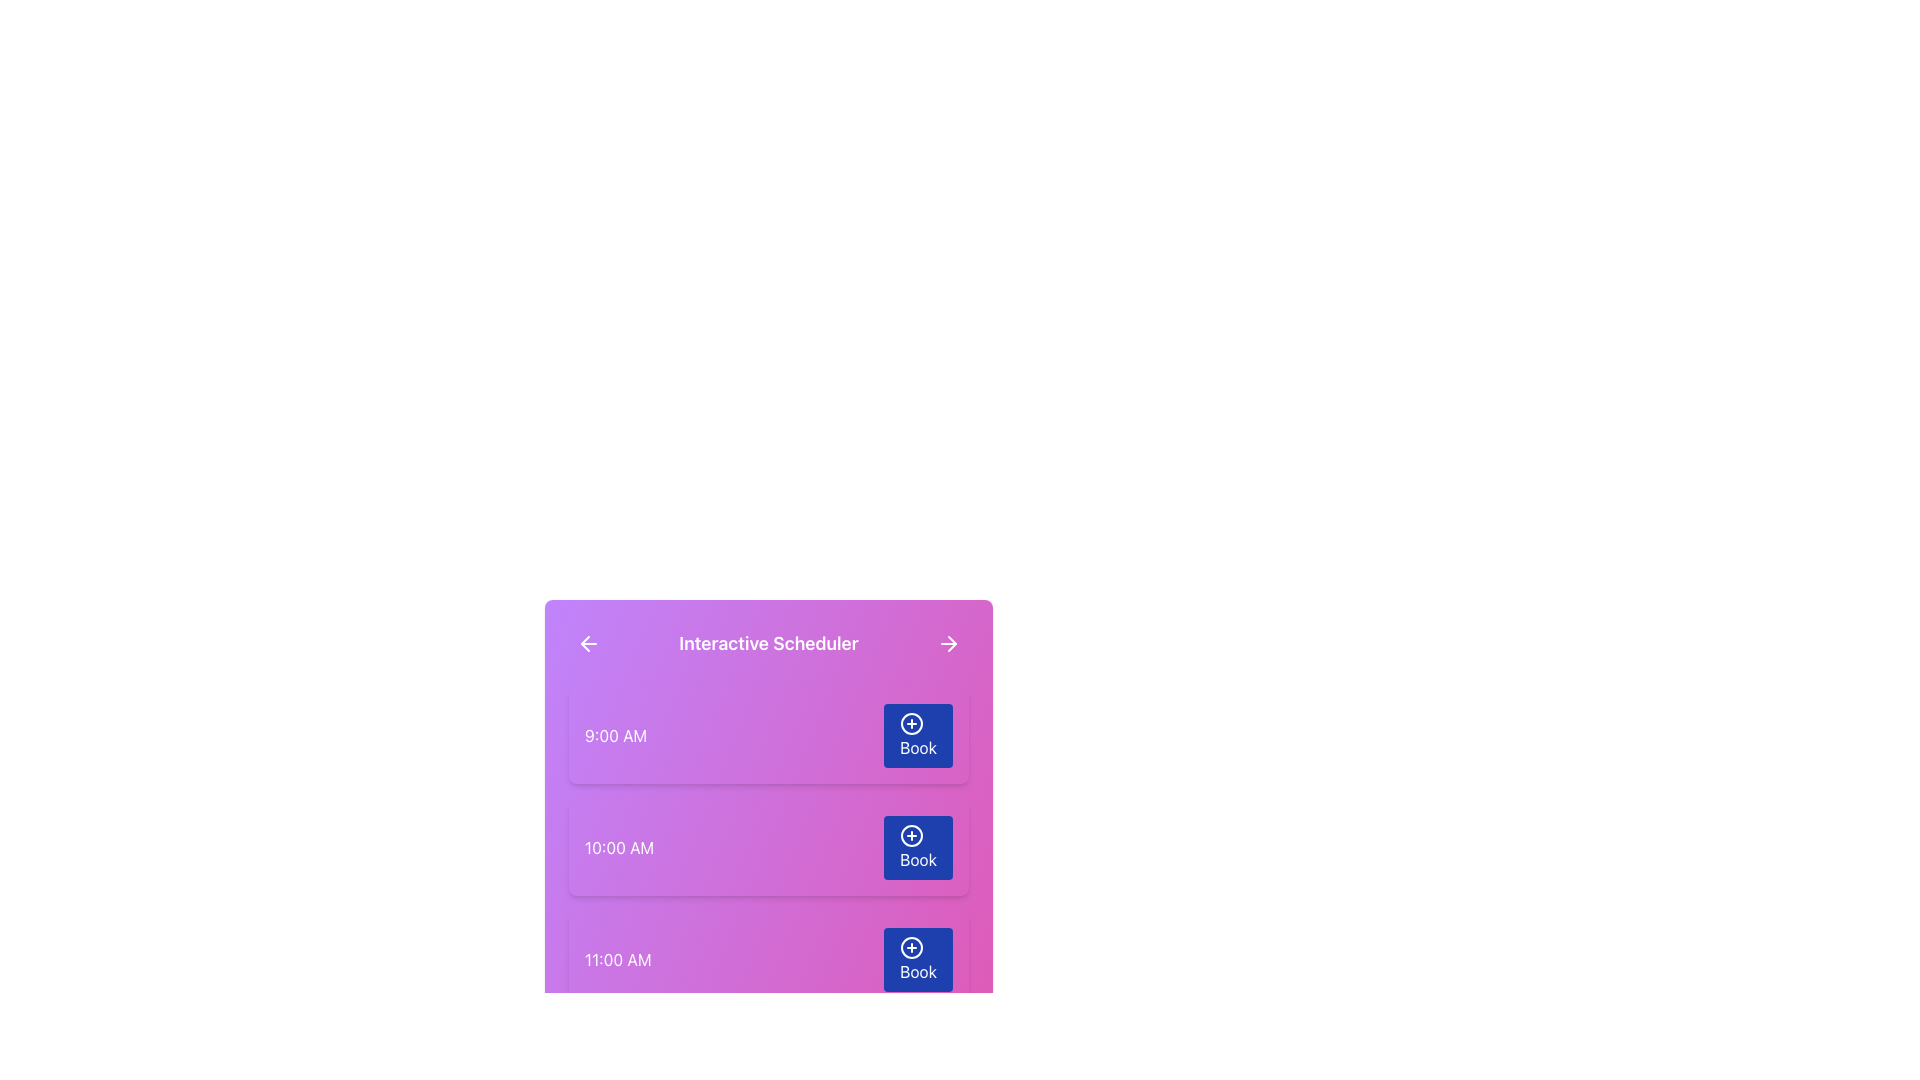  What do you see at coordinates (618, 848) in the screenshot?
I see `the text label displaying the time slot for a scheduled appointment, located in the second row of the scheduling interface, to the left of the blue button labeled 'Book'` at bounding box center [618, 848].